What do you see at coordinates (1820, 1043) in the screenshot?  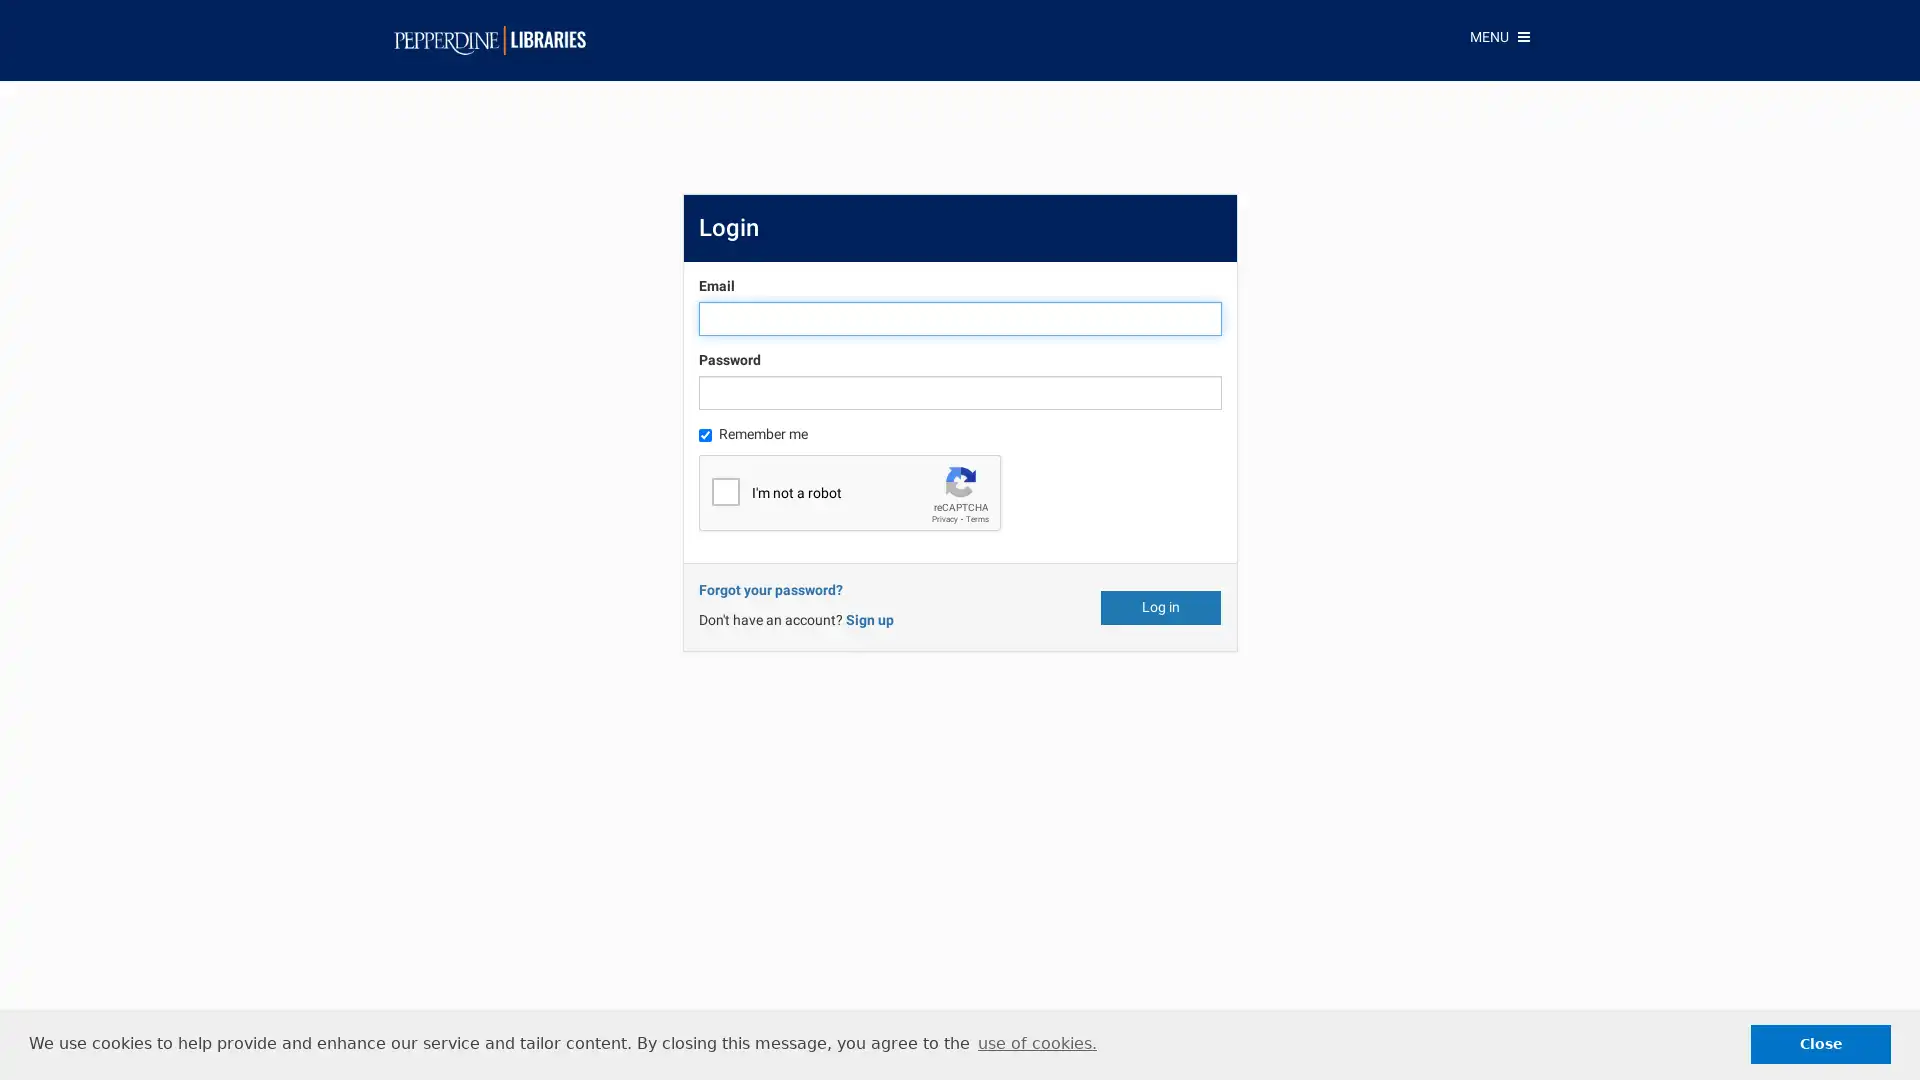 I see `dismiss cookie message` at bounding box center [1820, 1043].